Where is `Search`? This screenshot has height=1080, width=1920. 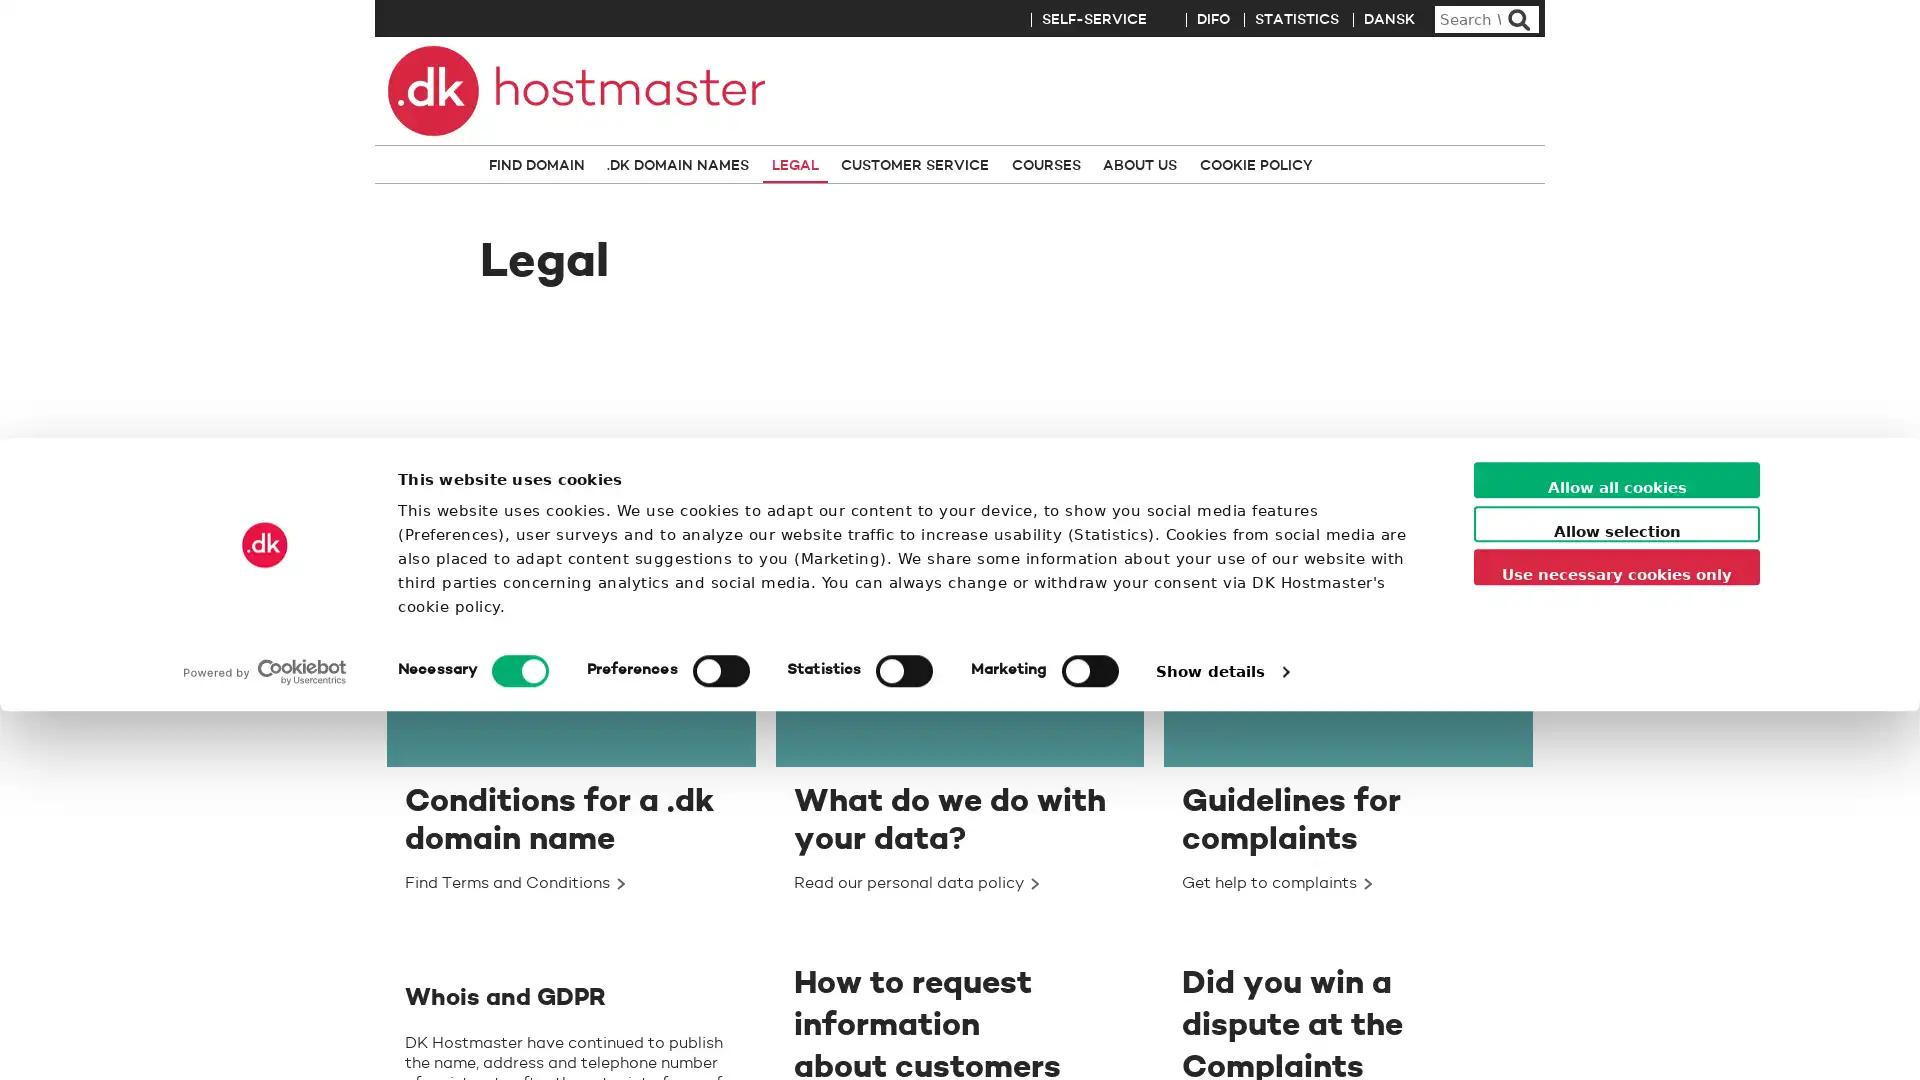 Search is located at coordinates (1520, 19).